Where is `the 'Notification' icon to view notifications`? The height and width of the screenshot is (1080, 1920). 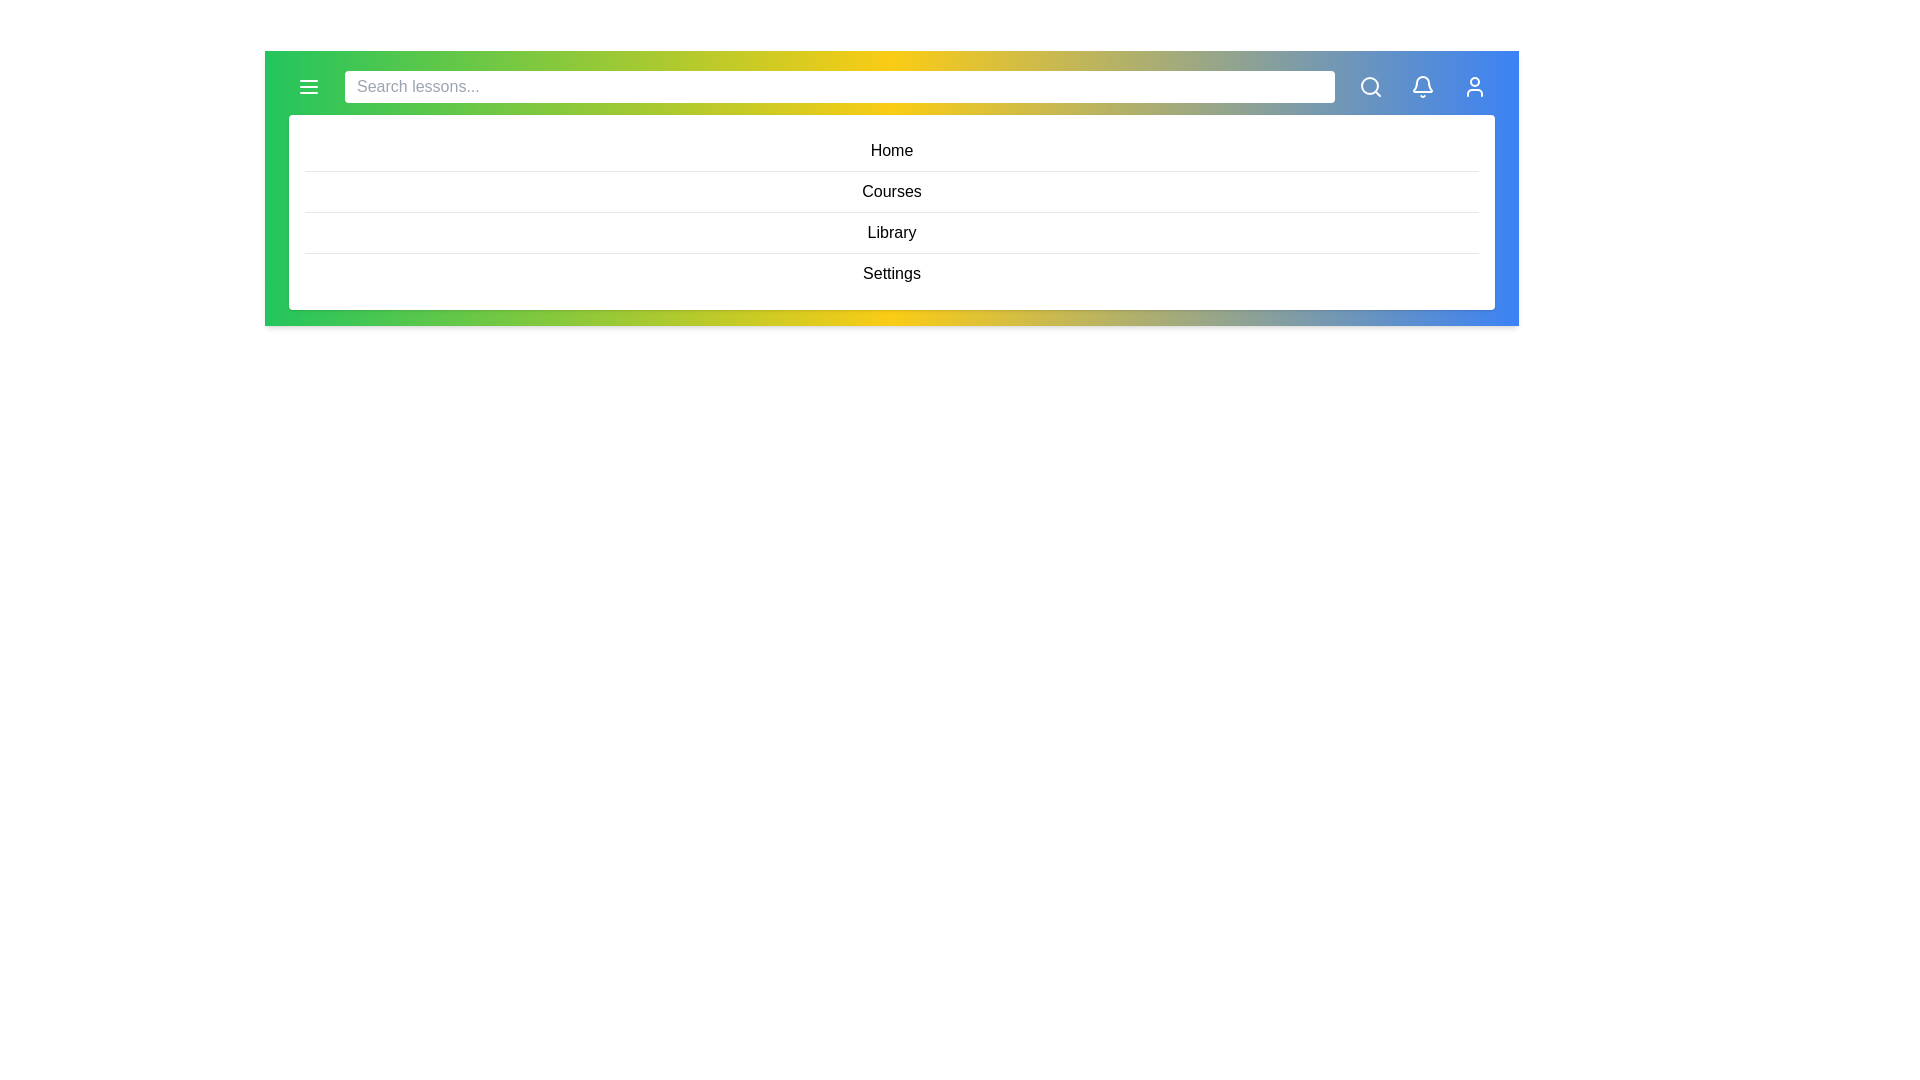
the 'Notification' icon to view notifications is located at coordinates (1421, 86).